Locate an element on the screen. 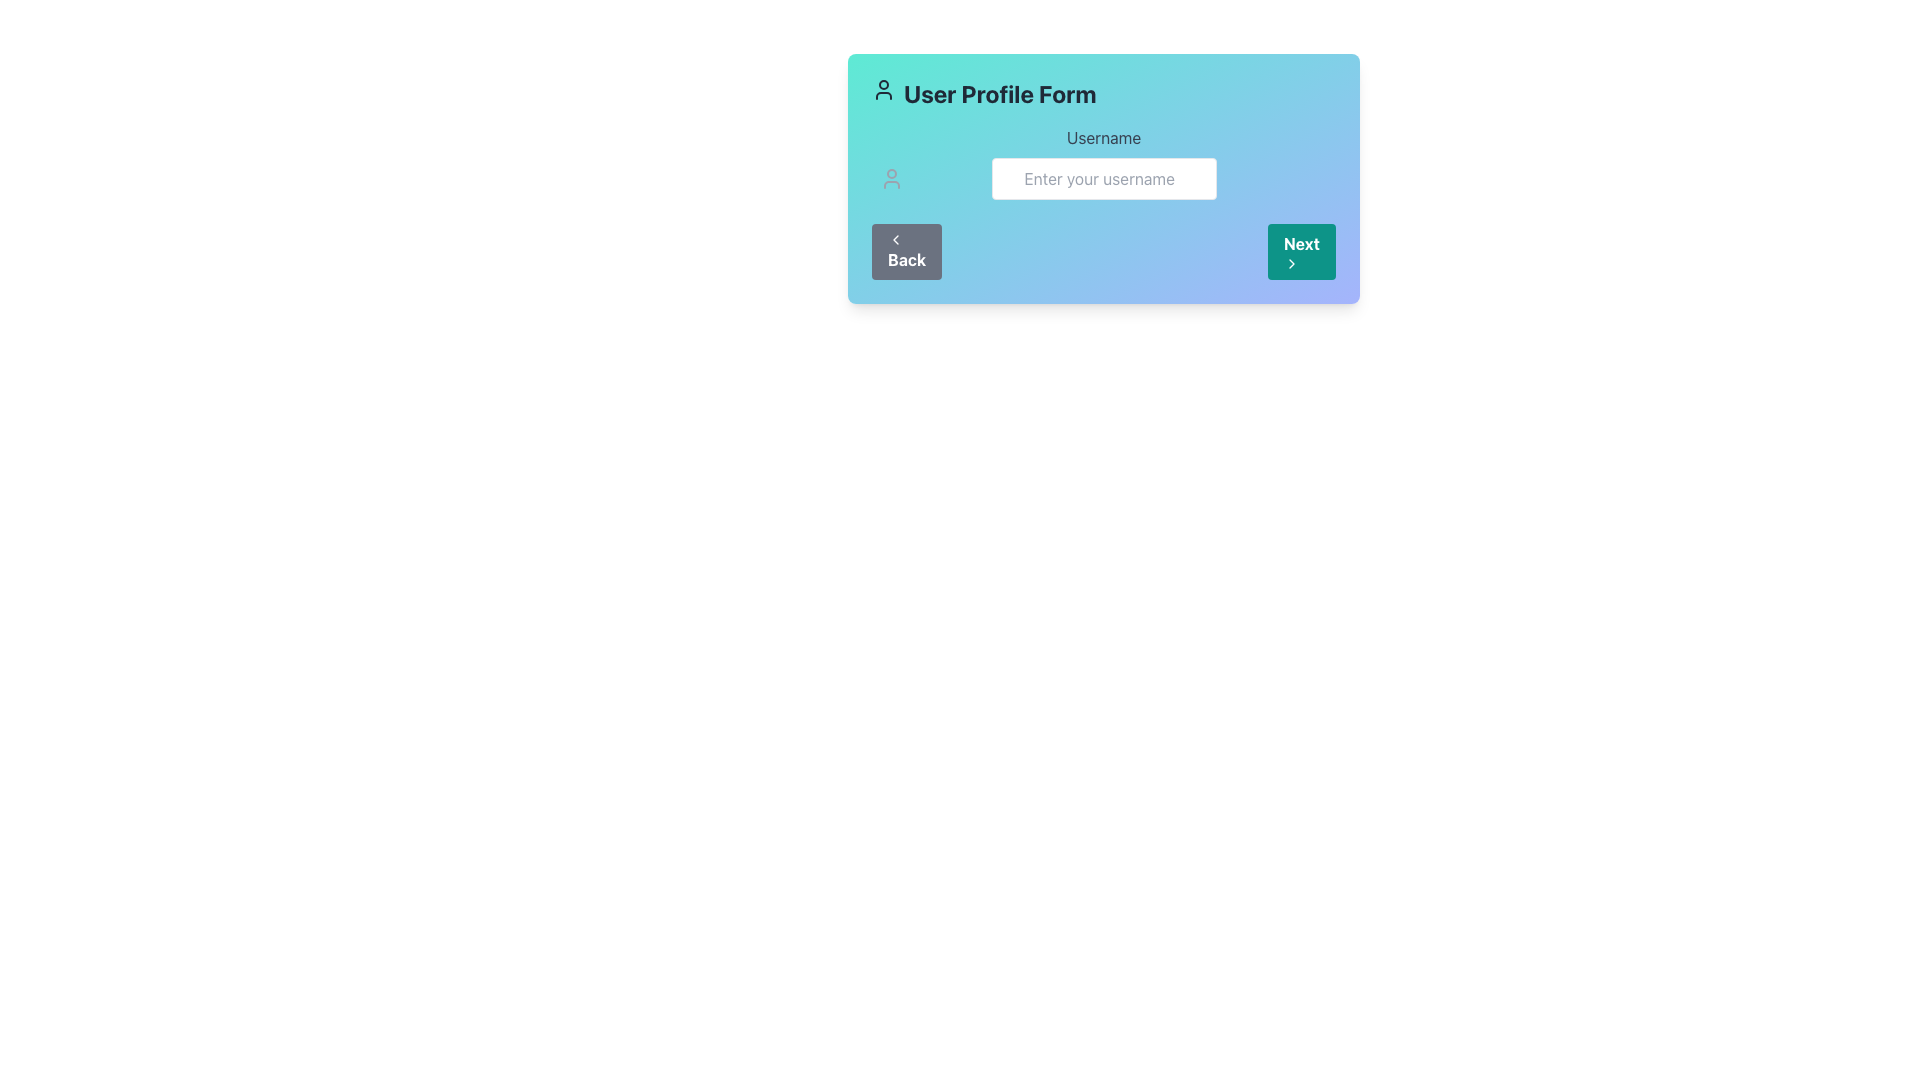 This screenshot has width=1920, height=1080. the username input box in the User Profile Form to focus on it is located at coordinates (1103, 161).